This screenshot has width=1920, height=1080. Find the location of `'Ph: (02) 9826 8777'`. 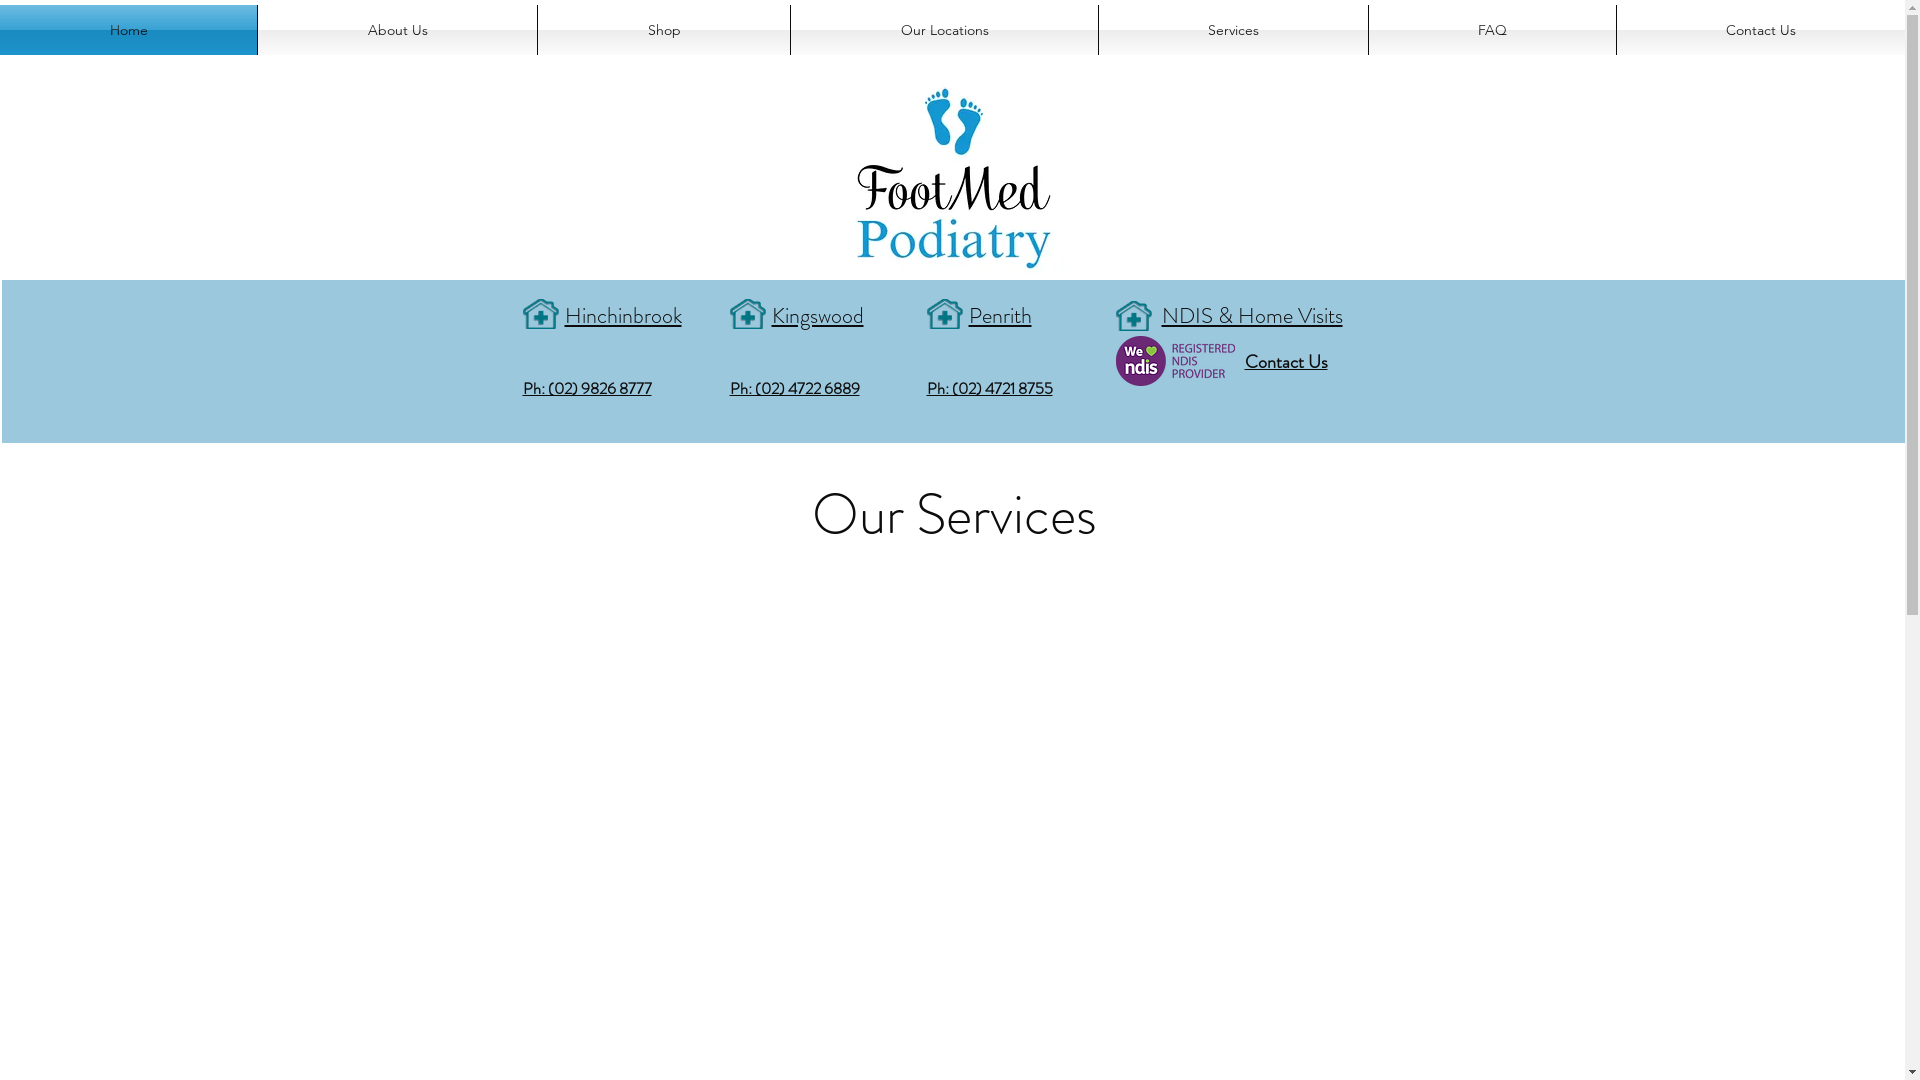

'Ph: (02) 9826 8777' is located at coordinates (585, 386).